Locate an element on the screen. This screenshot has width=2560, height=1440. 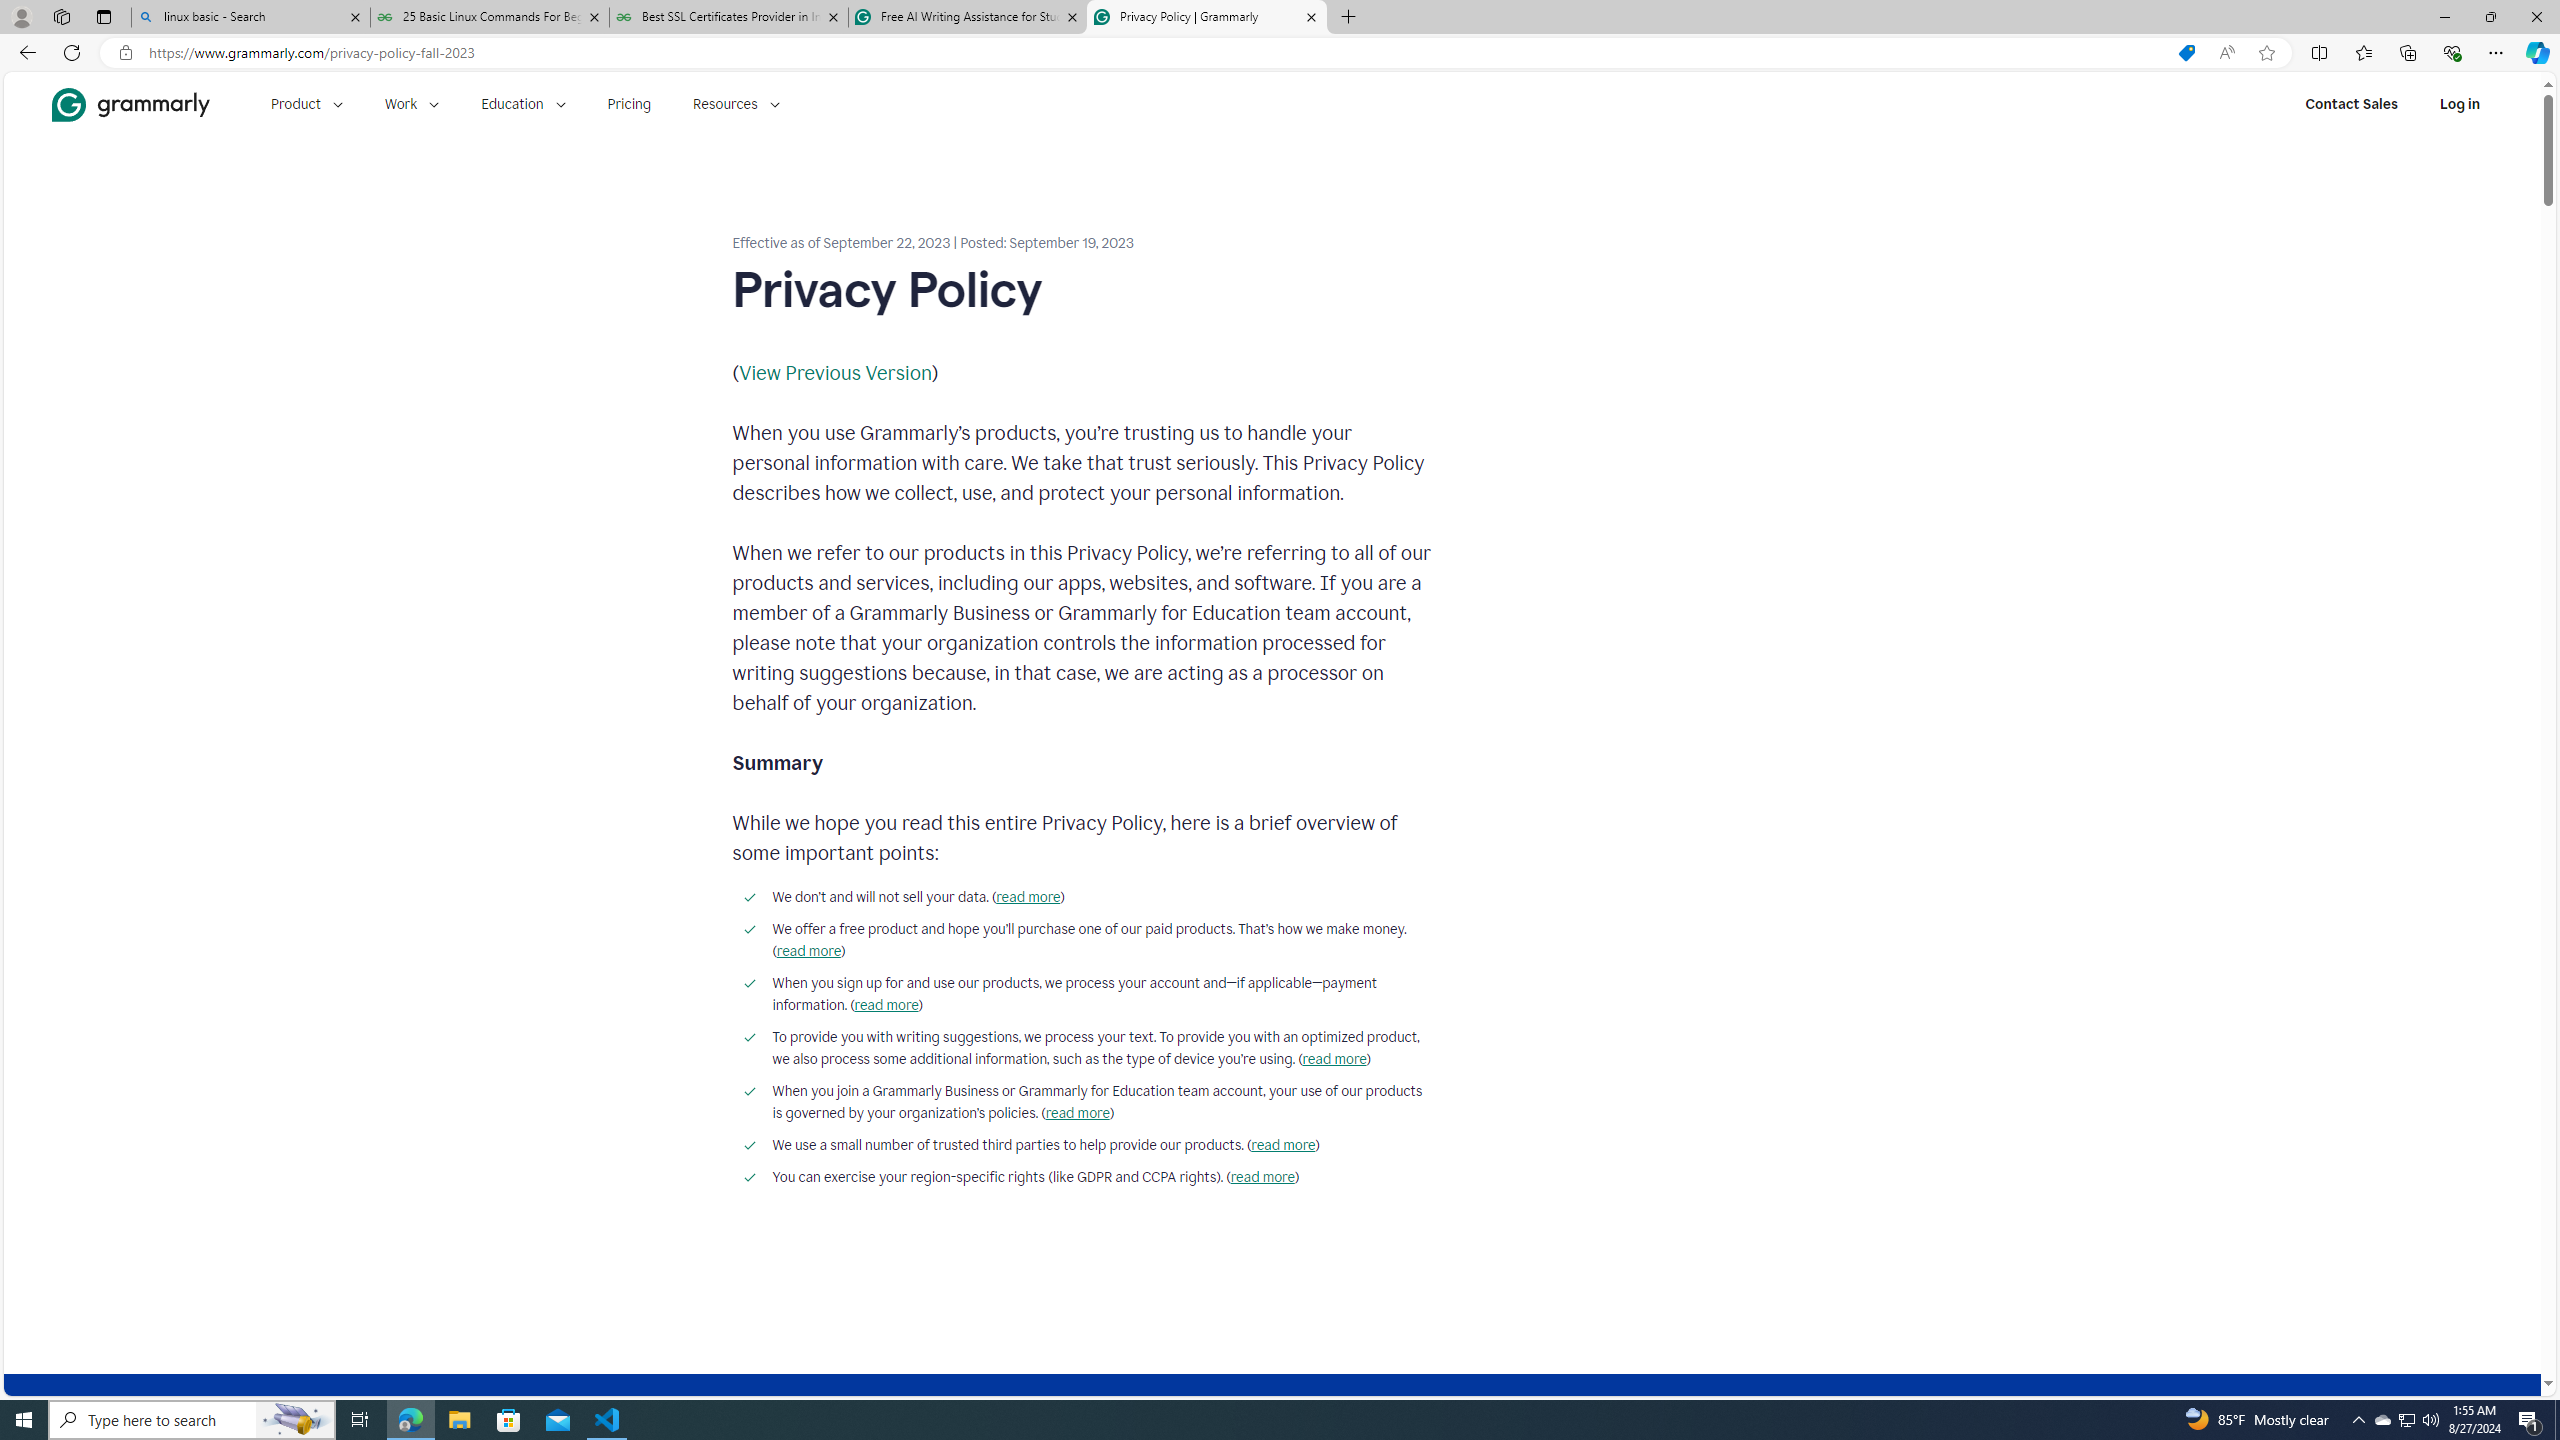
'read more' is located at coordinates (1261, 1176).